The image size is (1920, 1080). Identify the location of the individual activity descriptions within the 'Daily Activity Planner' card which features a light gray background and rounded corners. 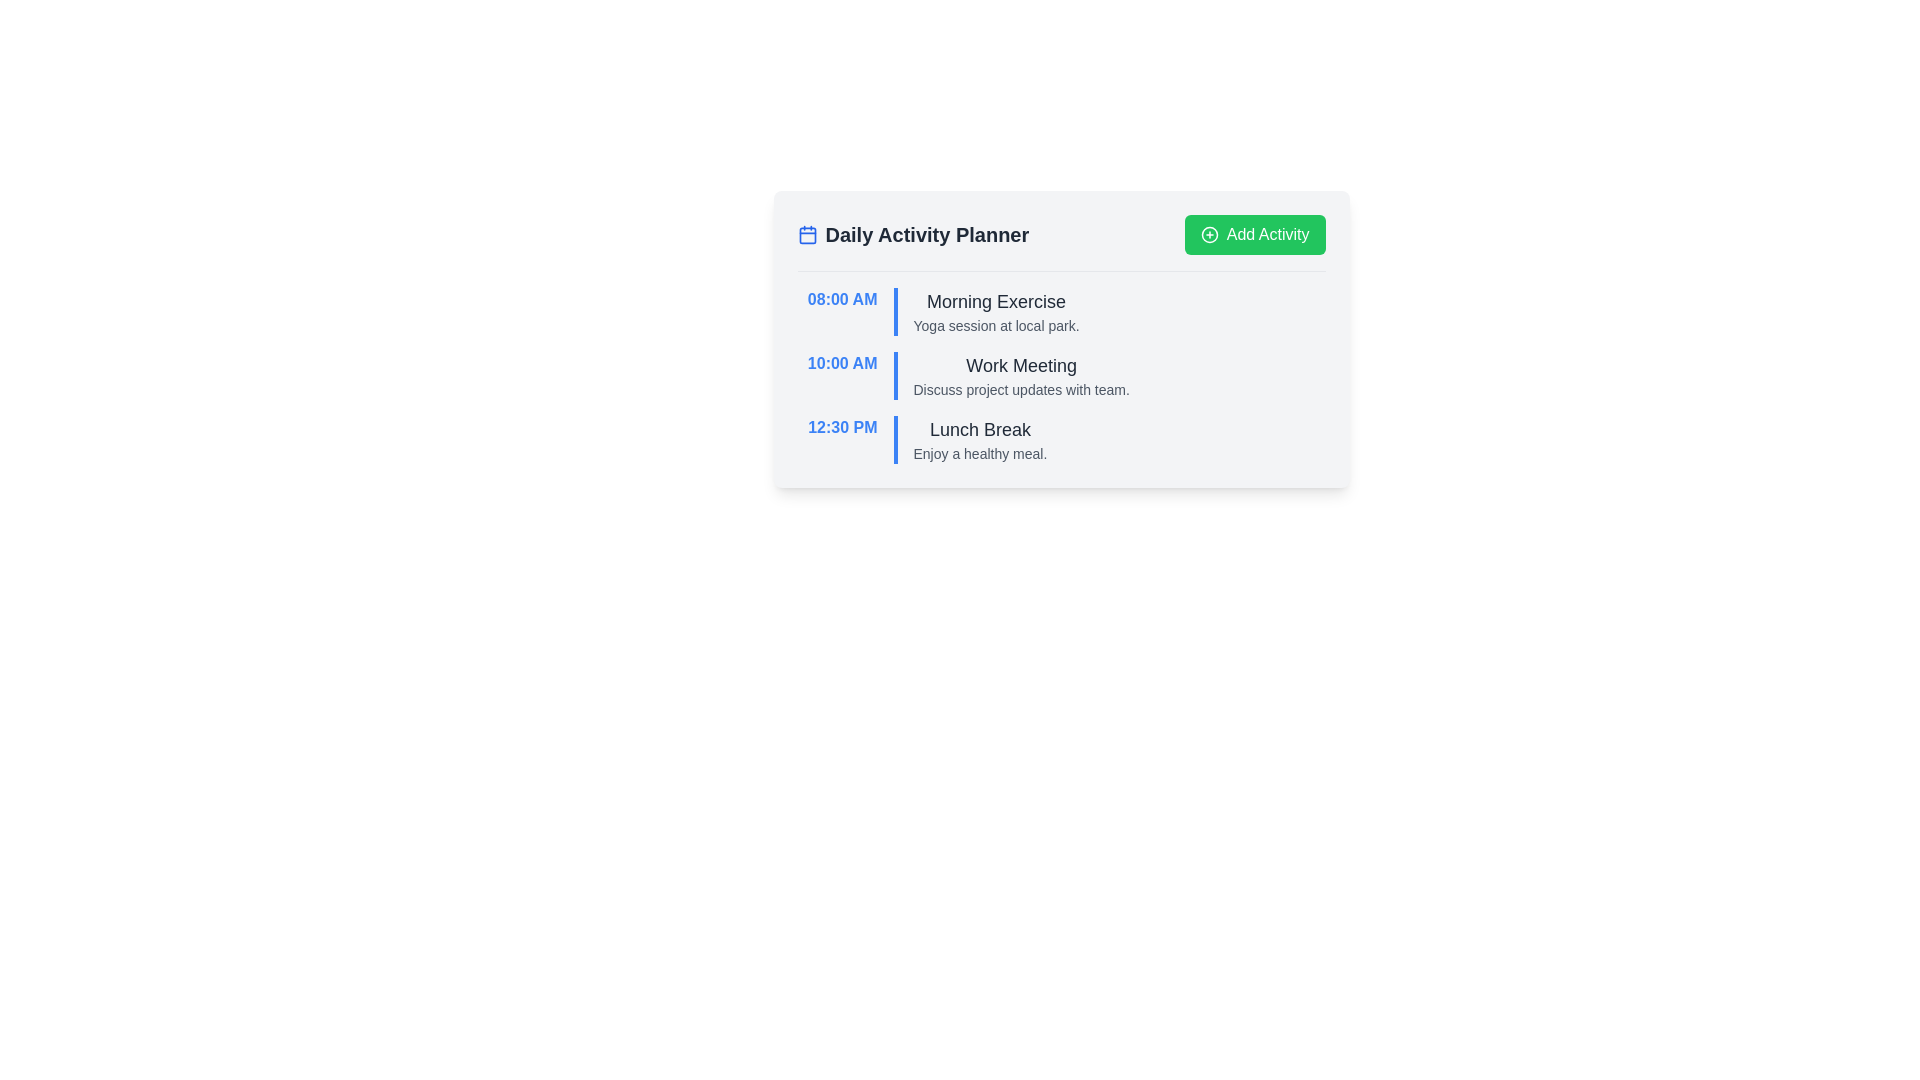
(1060, 338).